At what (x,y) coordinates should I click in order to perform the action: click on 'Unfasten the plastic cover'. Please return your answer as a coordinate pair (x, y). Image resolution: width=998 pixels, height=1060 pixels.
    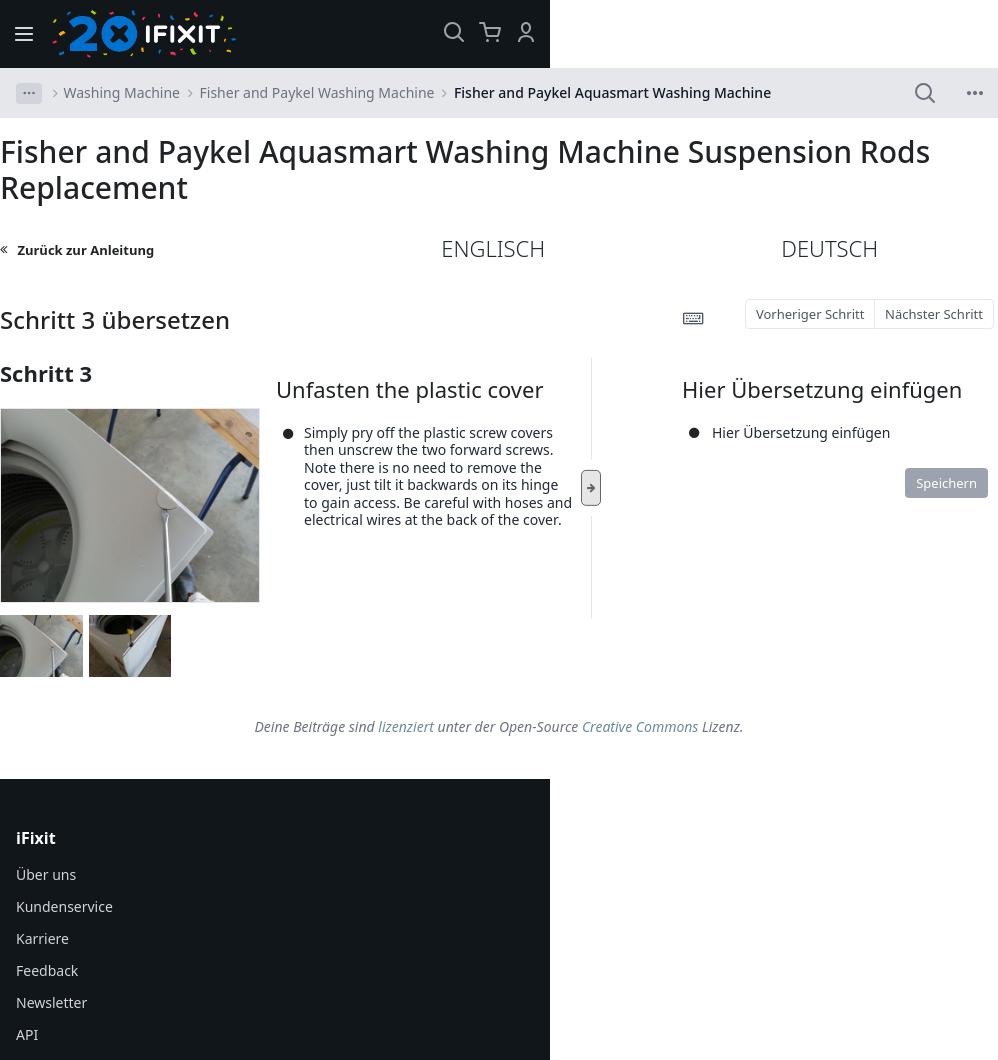
    Looking at the image, I should click on (409, 387).